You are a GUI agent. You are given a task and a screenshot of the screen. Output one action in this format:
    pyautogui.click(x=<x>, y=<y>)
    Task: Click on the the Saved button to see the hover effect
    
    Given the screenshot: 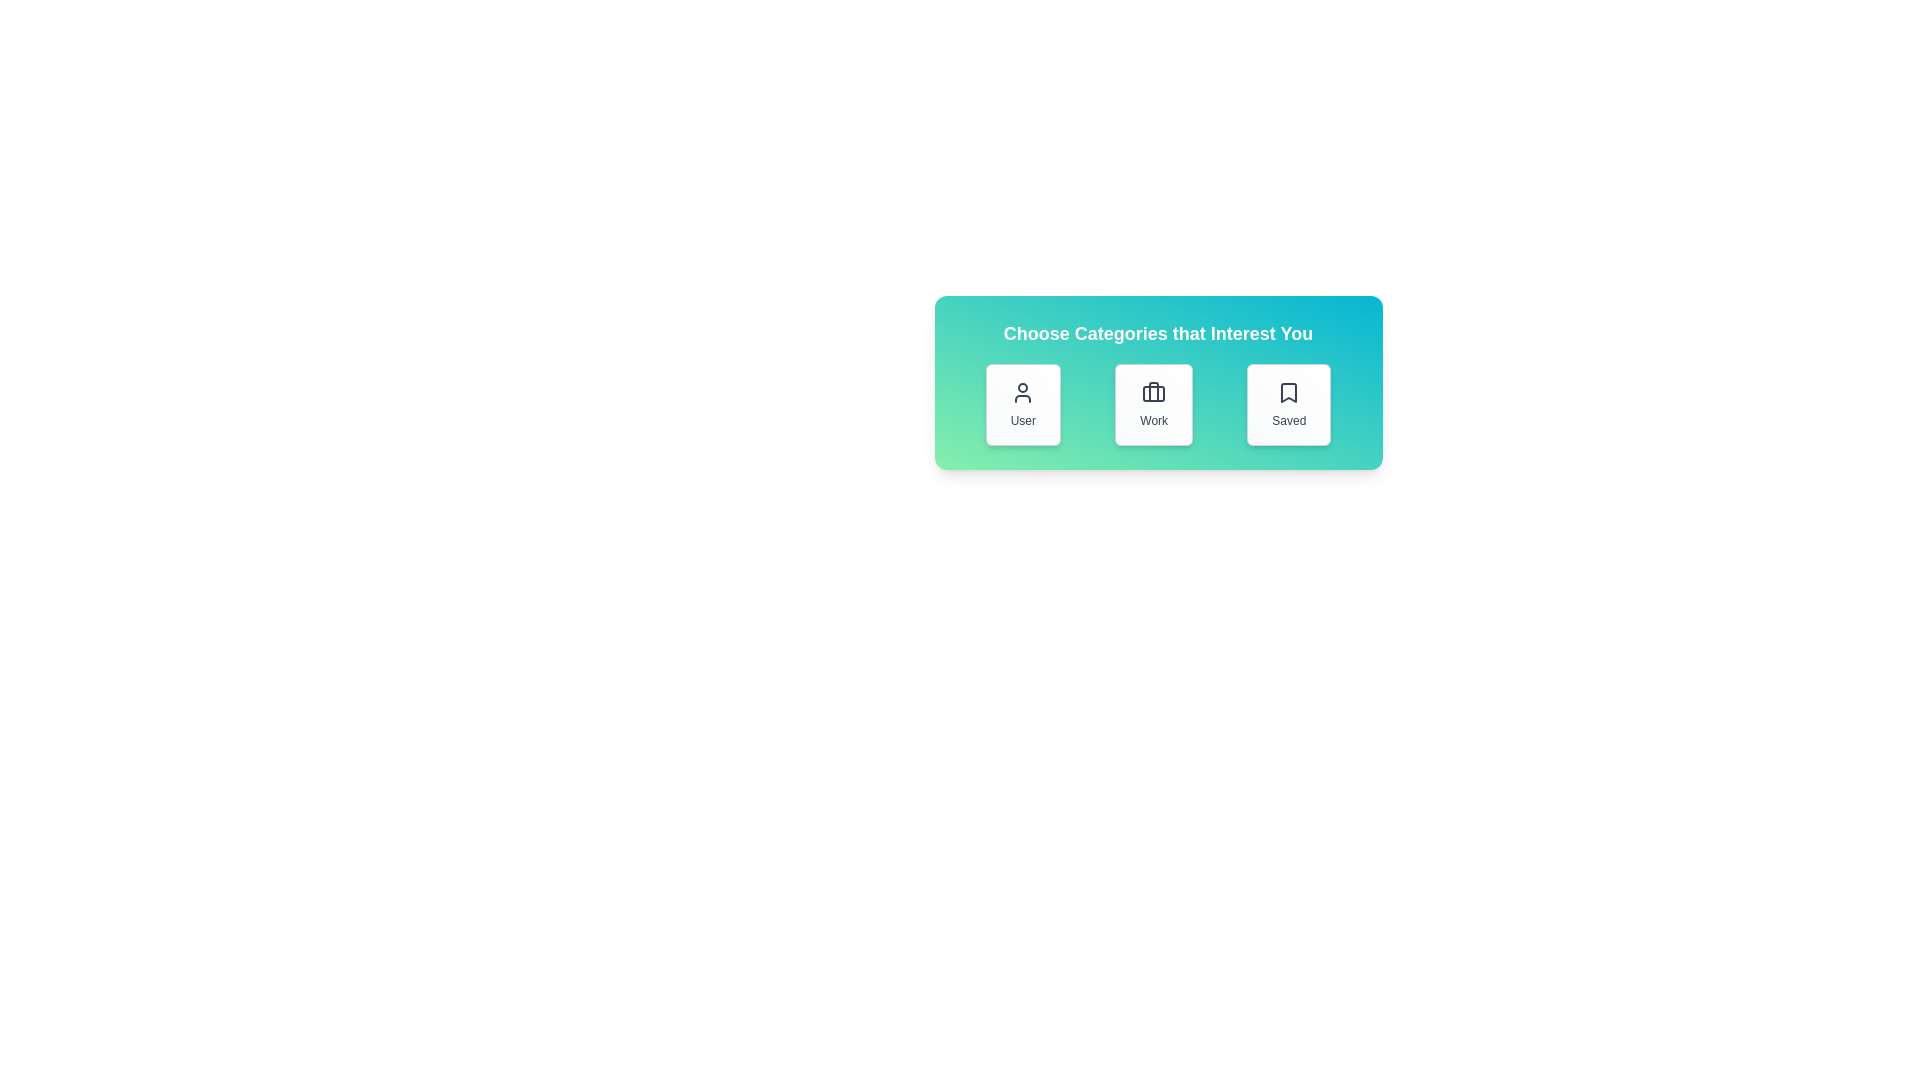 What is the action you would take?
    pyautogui.click(x=1289, y=405)
    